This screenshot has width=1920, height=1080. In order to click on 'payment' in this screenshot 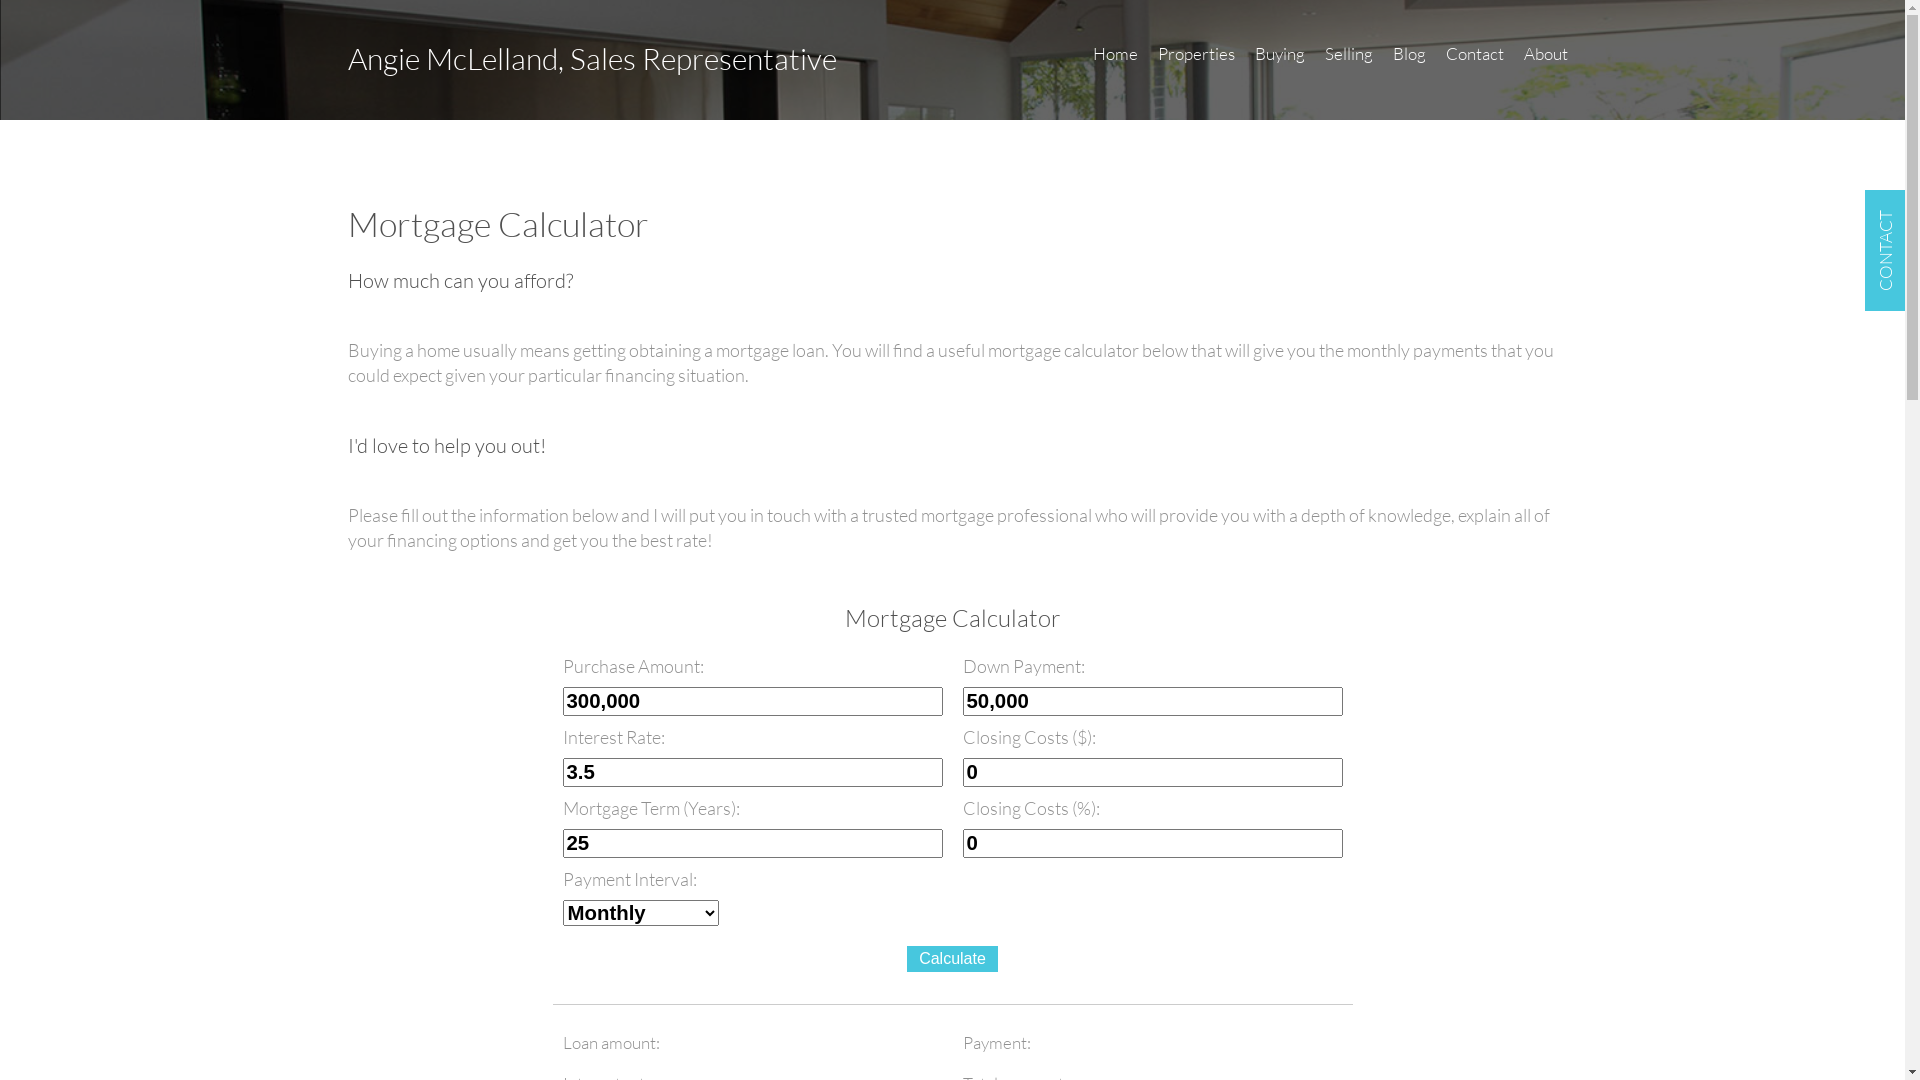, I will do `click(1285, 1041)`.